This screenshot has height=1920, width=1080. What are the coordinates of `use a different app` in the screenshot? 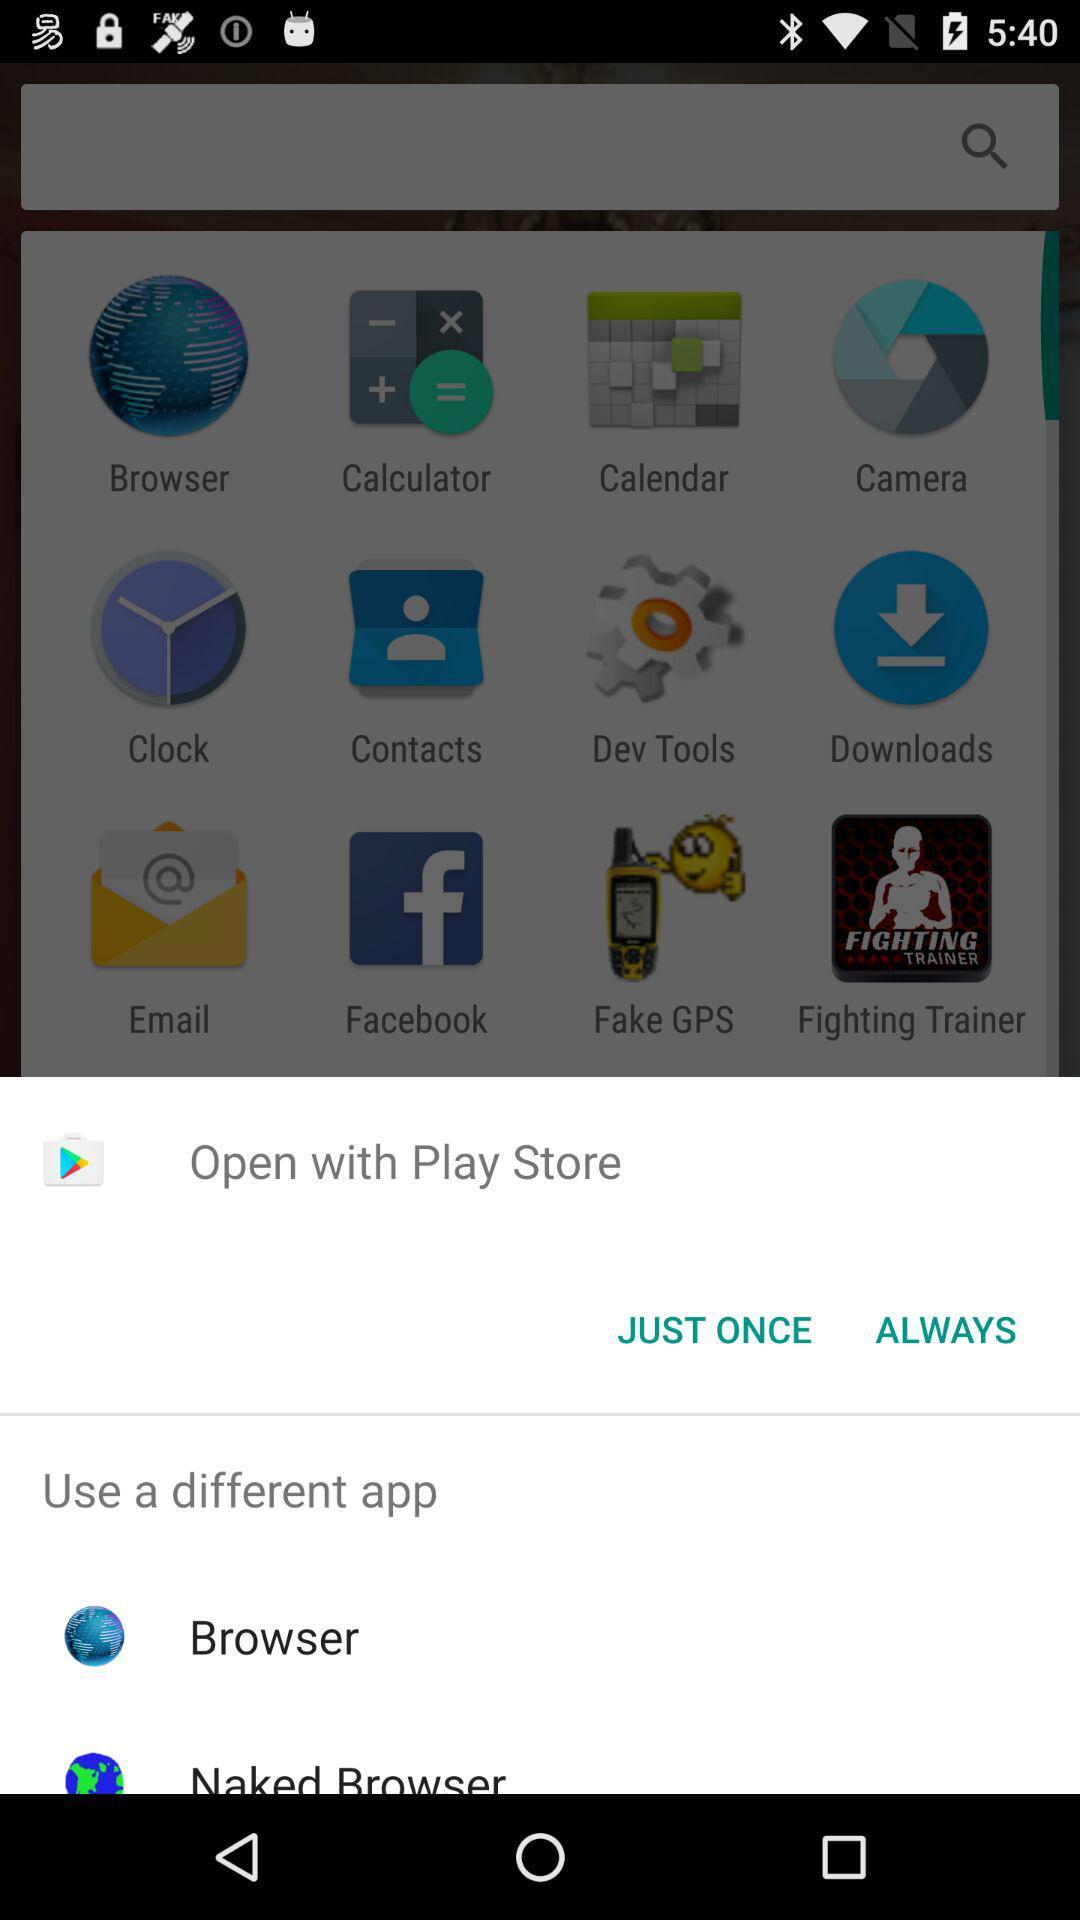 It's located at (540, 1489).